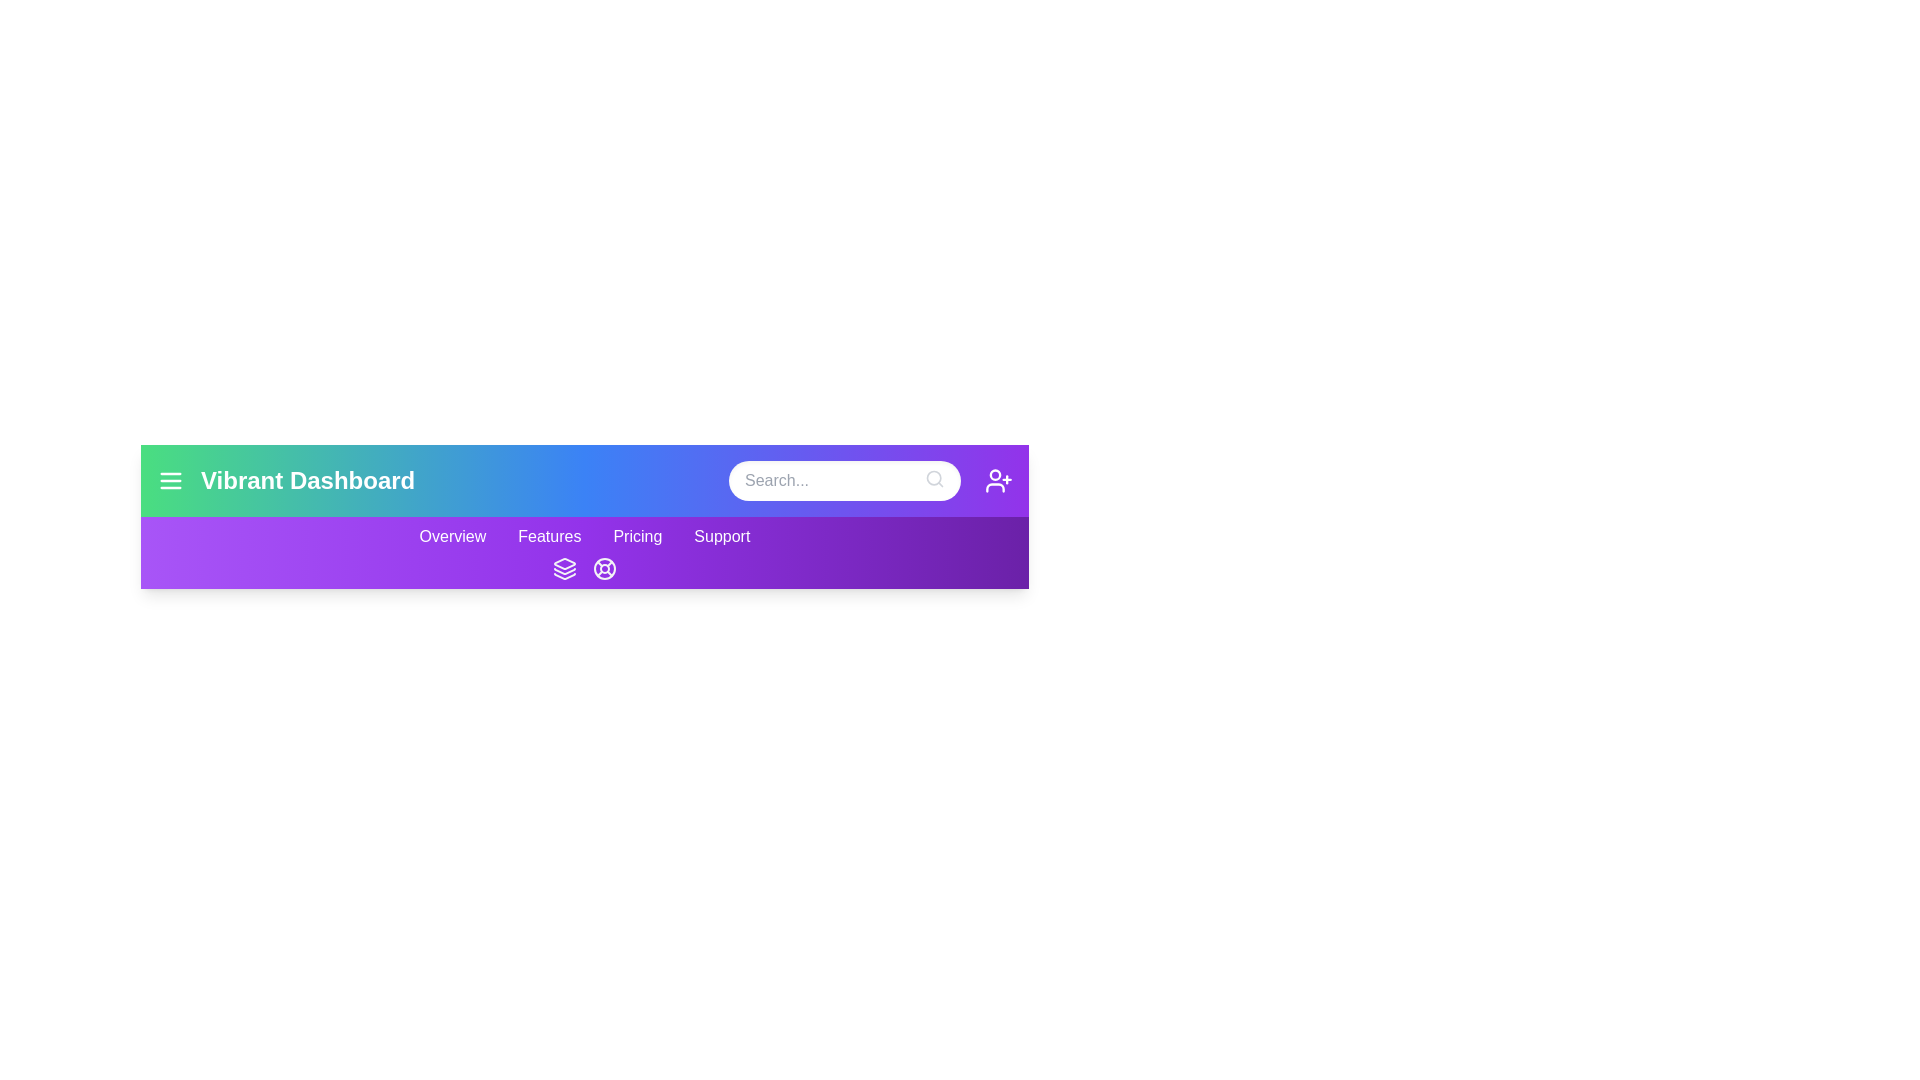  I want to click on the layers icon, so click(564, 569).